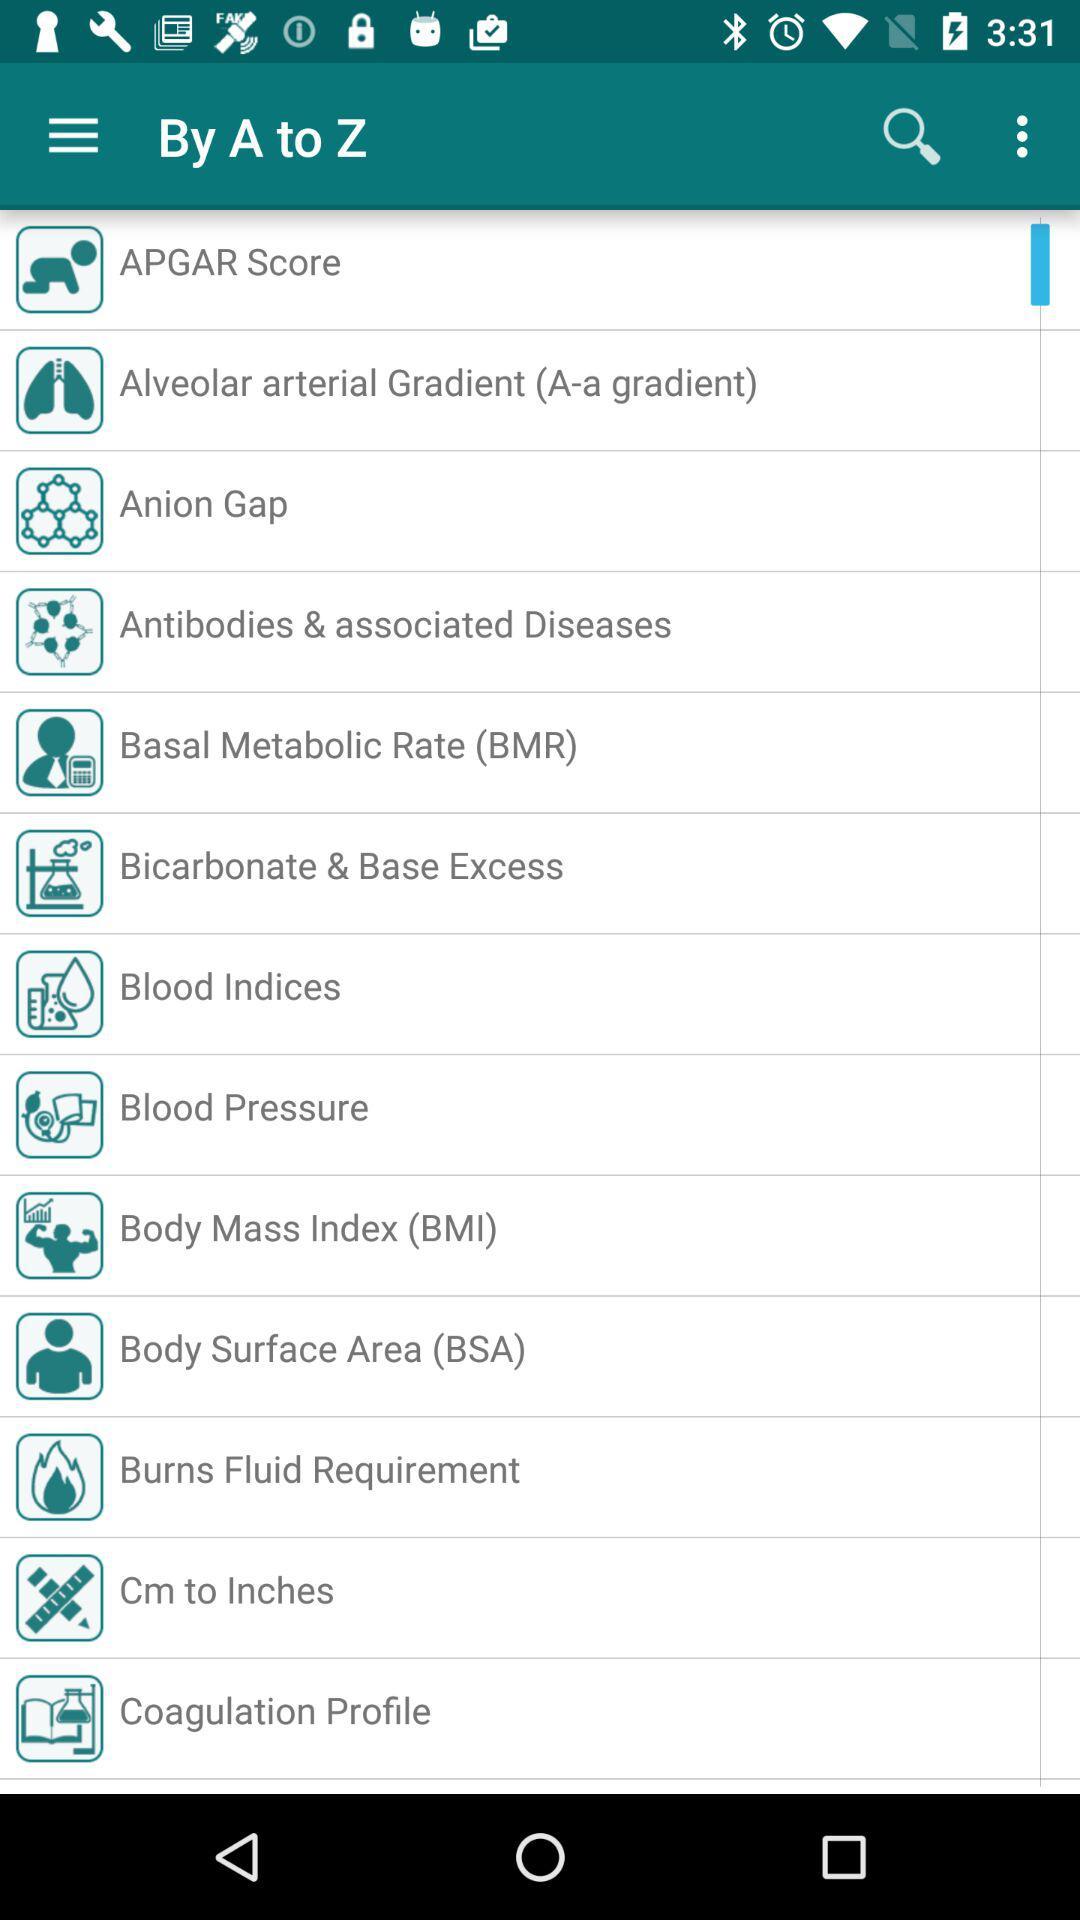 Image resolution: width=1080 pixels, height=1920 pixels. What do you see at coordinates (1027, 136) in the screenshot?
I see `the option icon` at bounding box center [1027, 136].